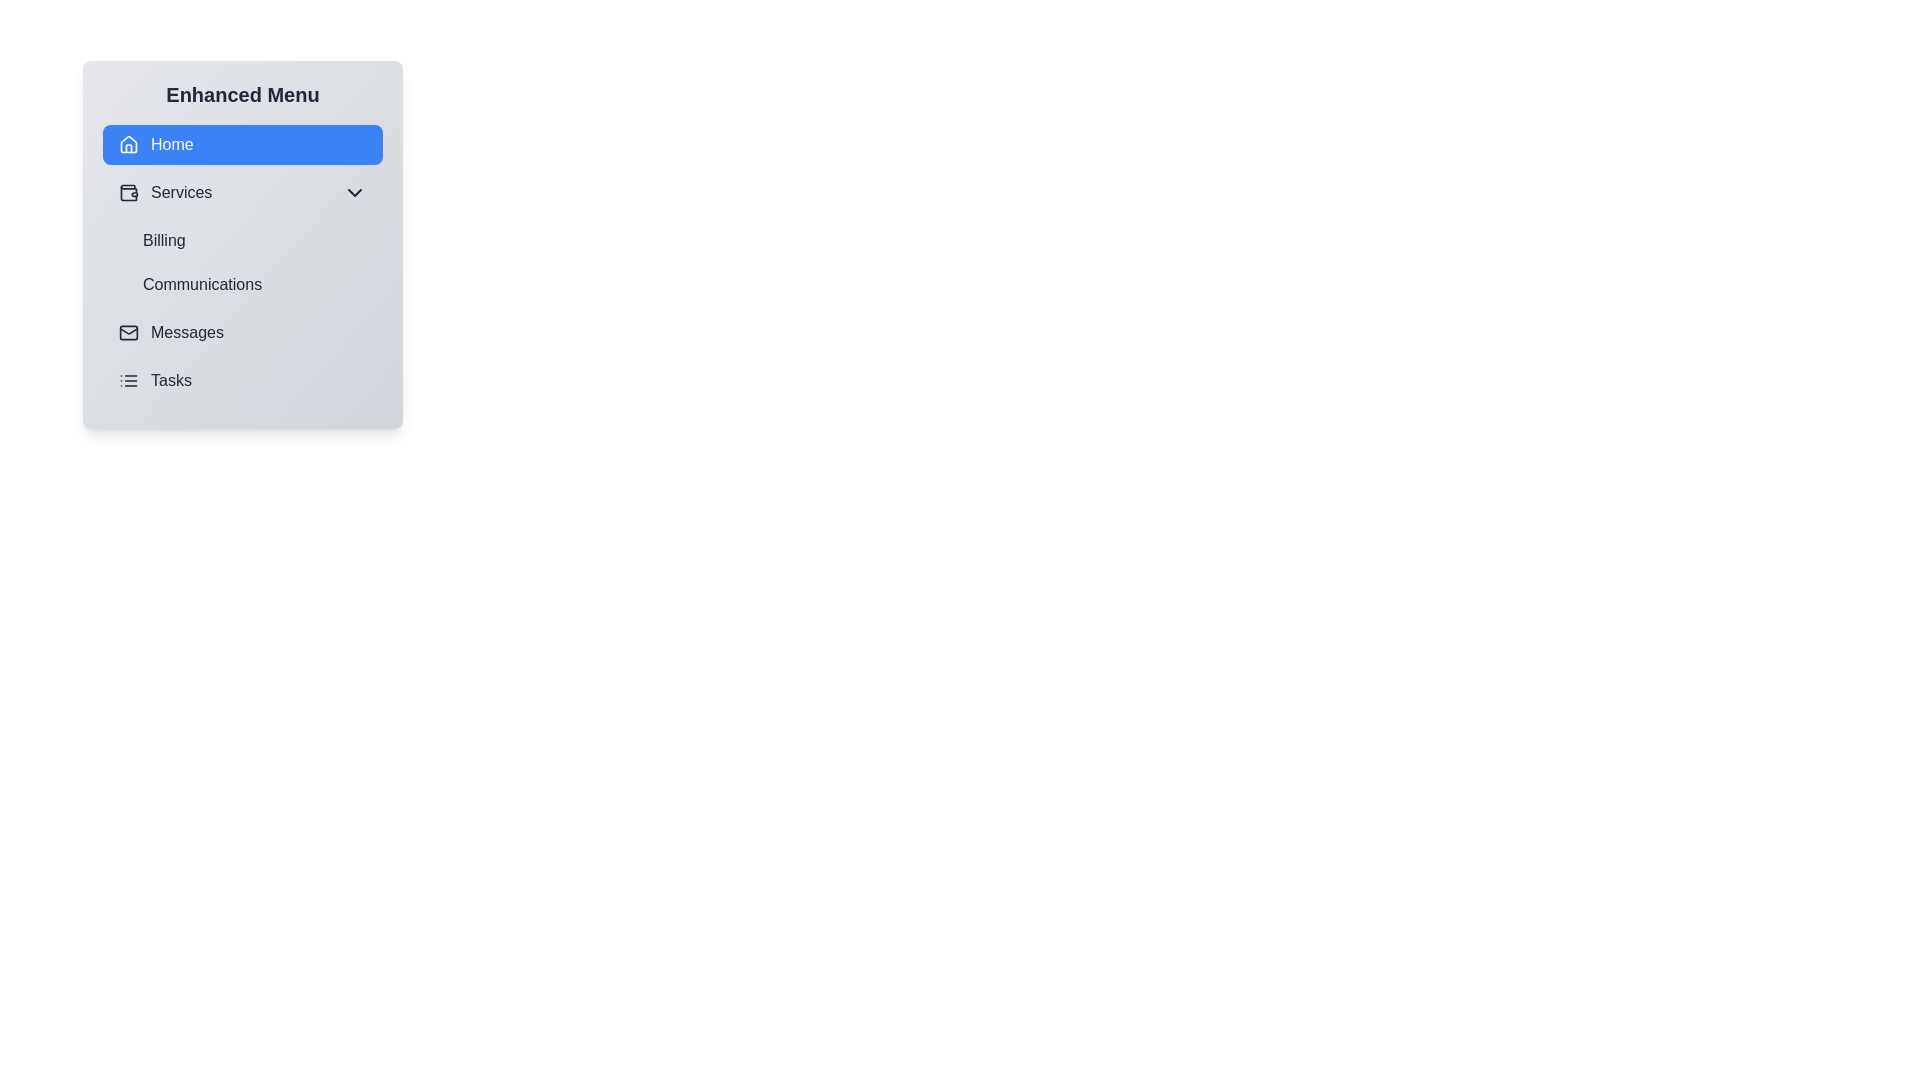 This screenshot has width=1920, height=1080. What do you see at coordinates (154, 381) in the screenshot?
I see `the 'Tasks' menu item, which features an icon of three horizontal lines` at bounding box center [154, 381].